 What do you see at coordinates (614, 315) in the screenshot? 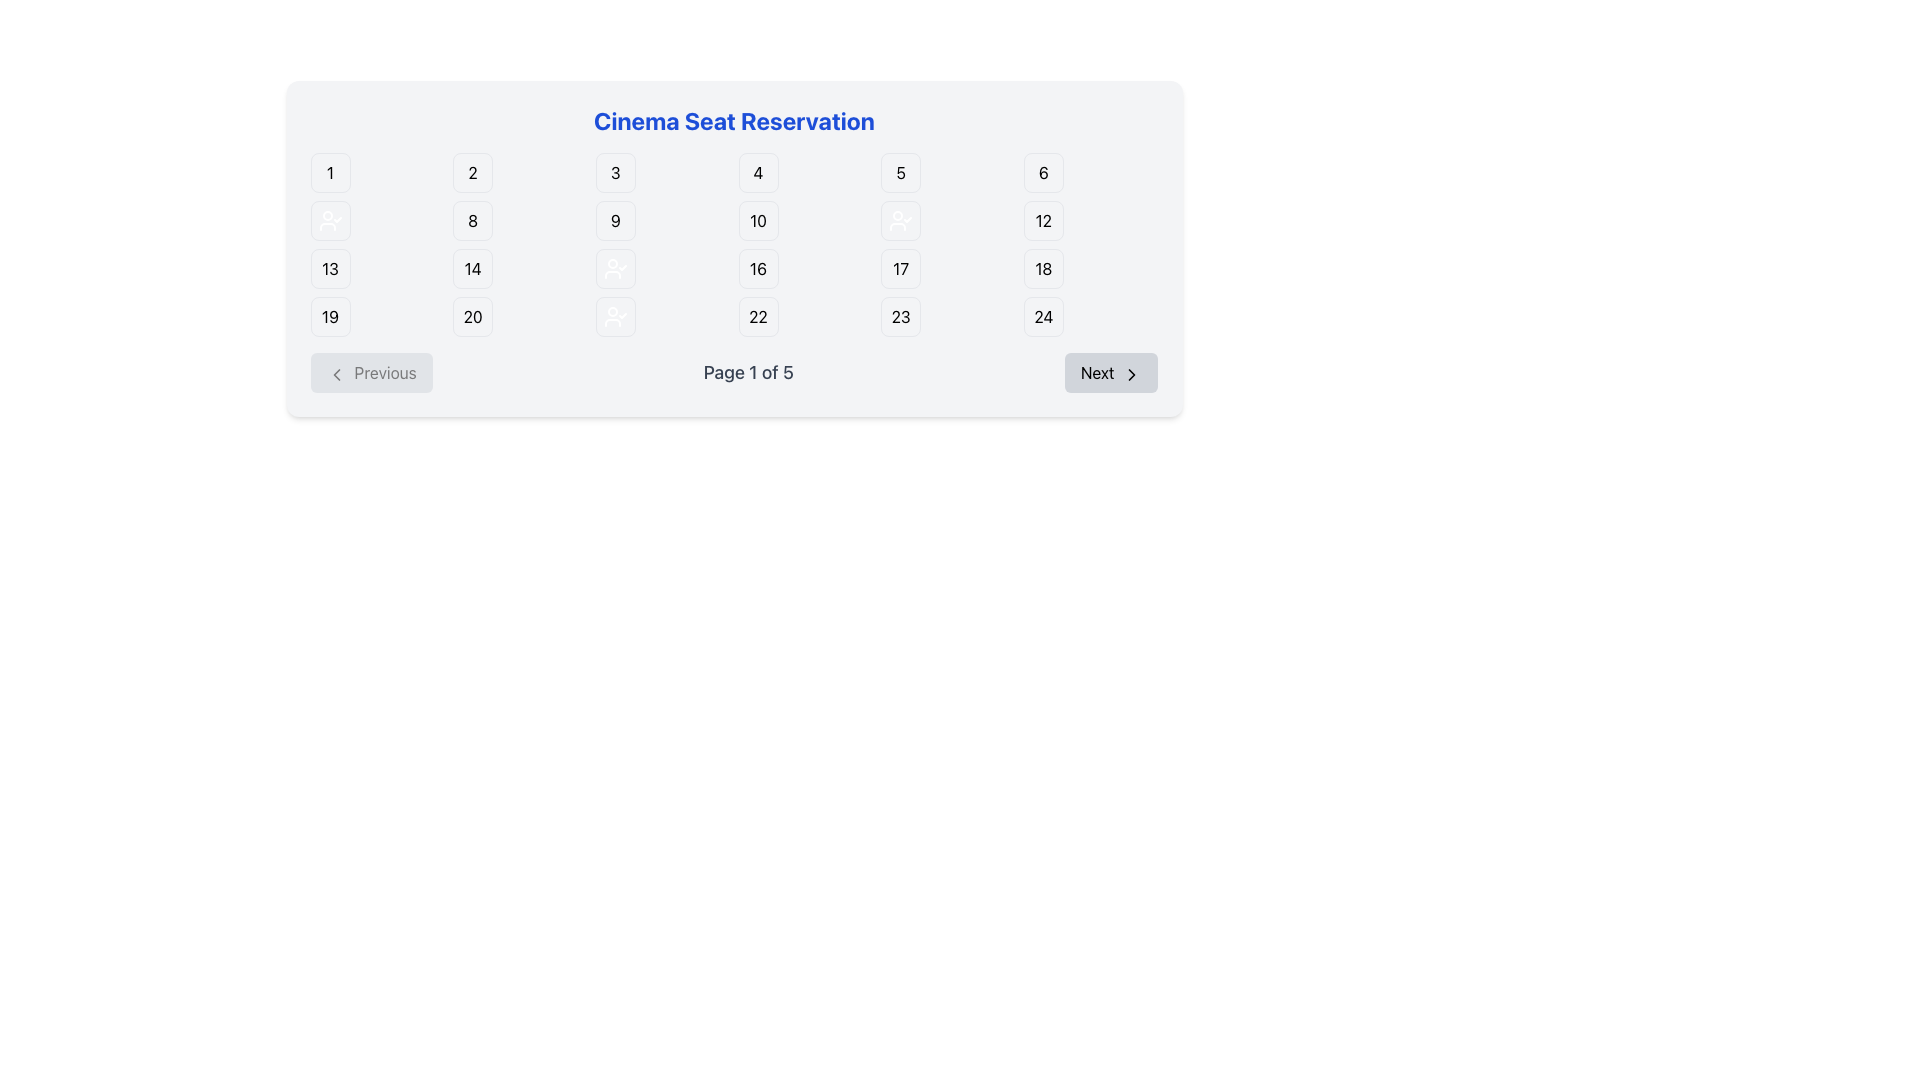
I see `the seat reservation button located in the third column and fourth row of the 6-column grid layout` at bounding box center [614, 315].